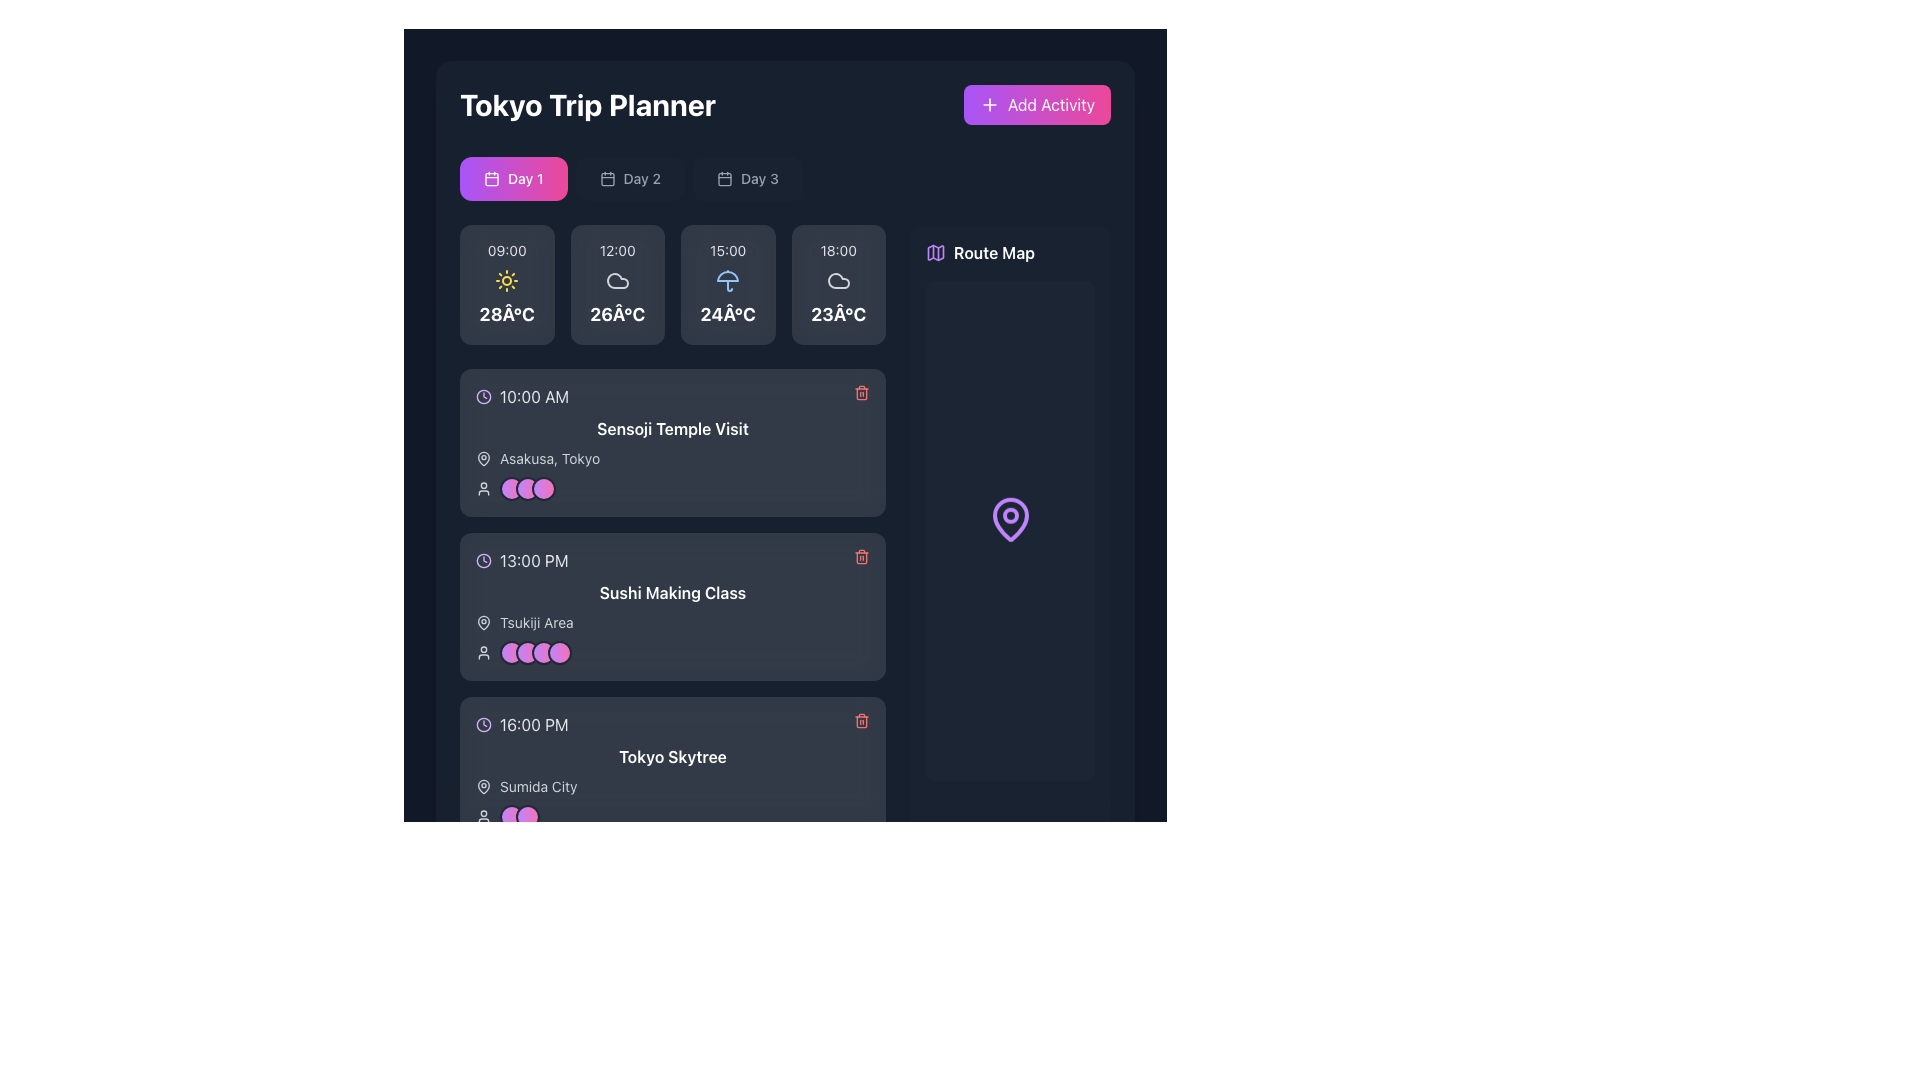 This screenshot has height=1080, width=1920. What do you see at coordinates (484, 489) in the screenshot?
I see `the user profile silhouette icon, which is styled with thin outlines and a gray color tone, located at the start of a sequence of circular icons` at bounding box center [484, 489].